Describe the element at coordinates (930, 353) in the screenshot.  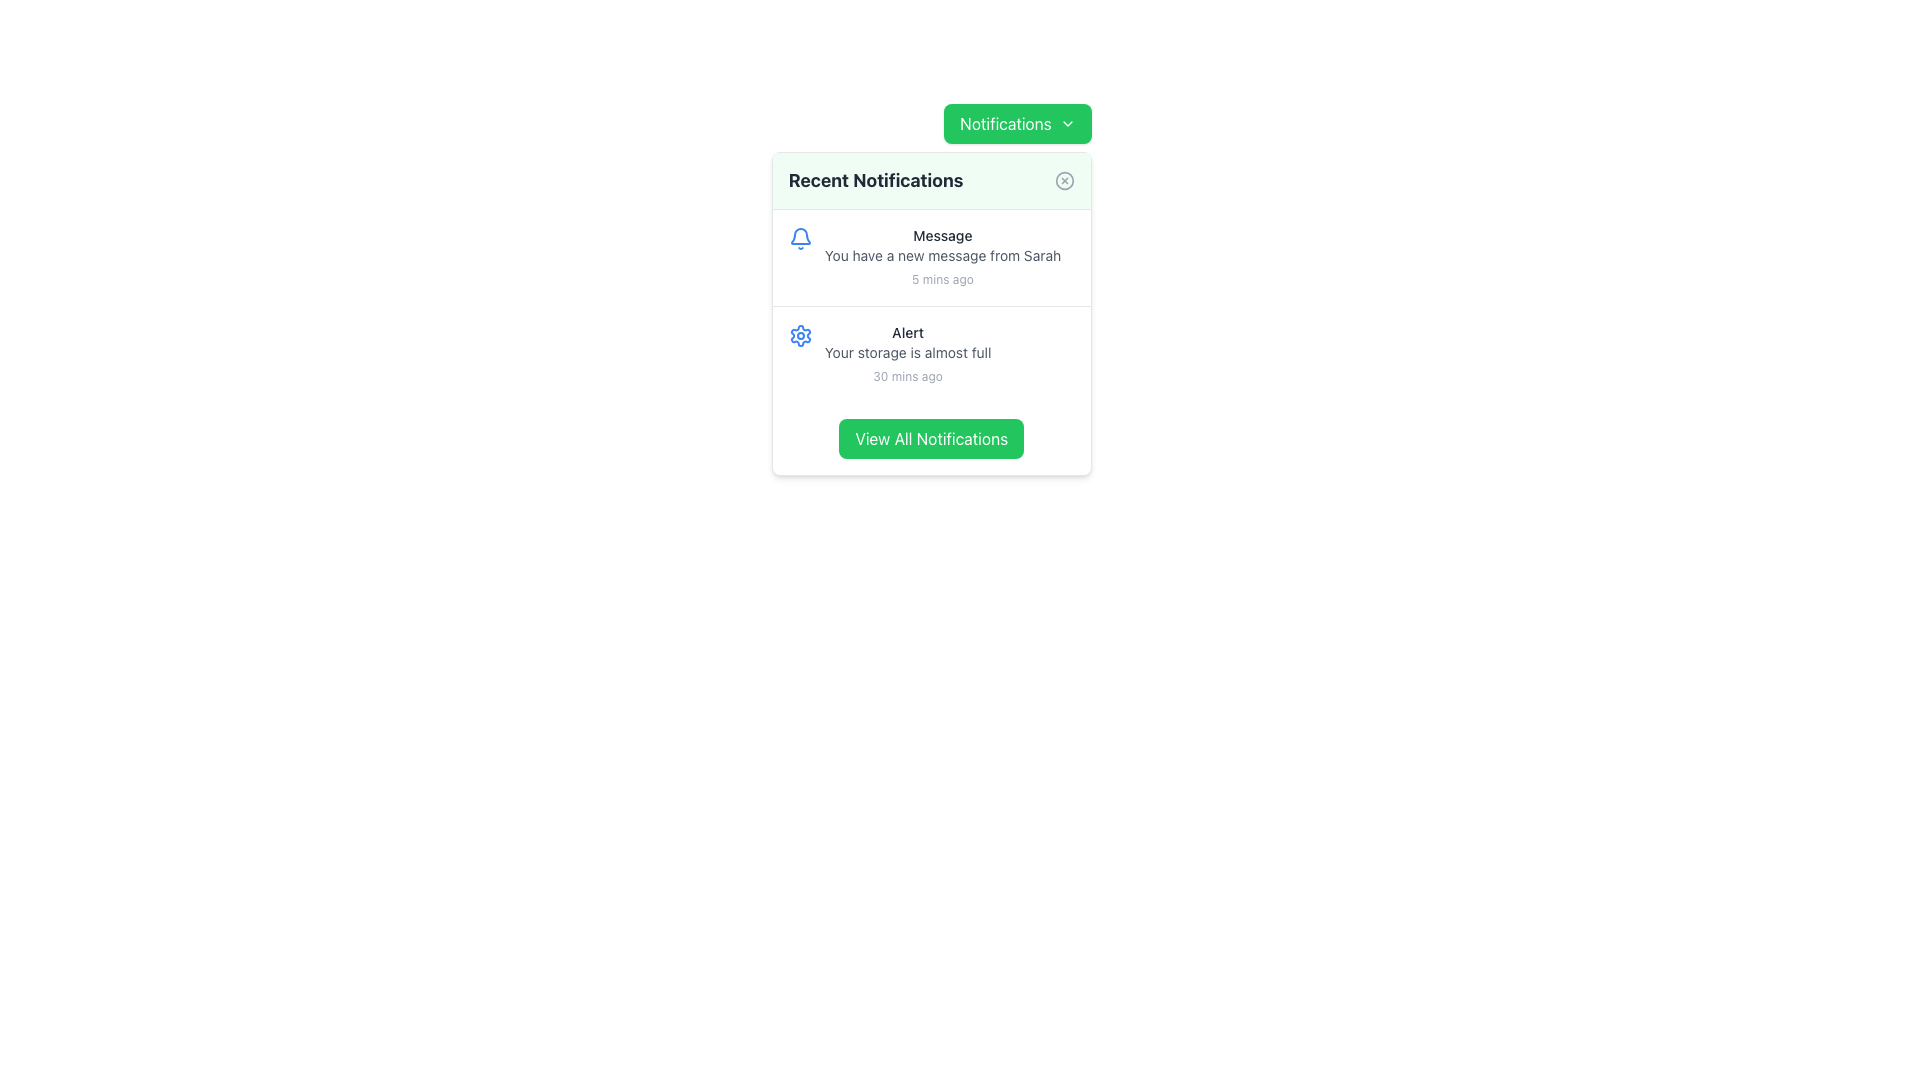
I see `notification item that is the second in the list under 'Recent Notifications', positioned below the 'Message' notification` at that location.